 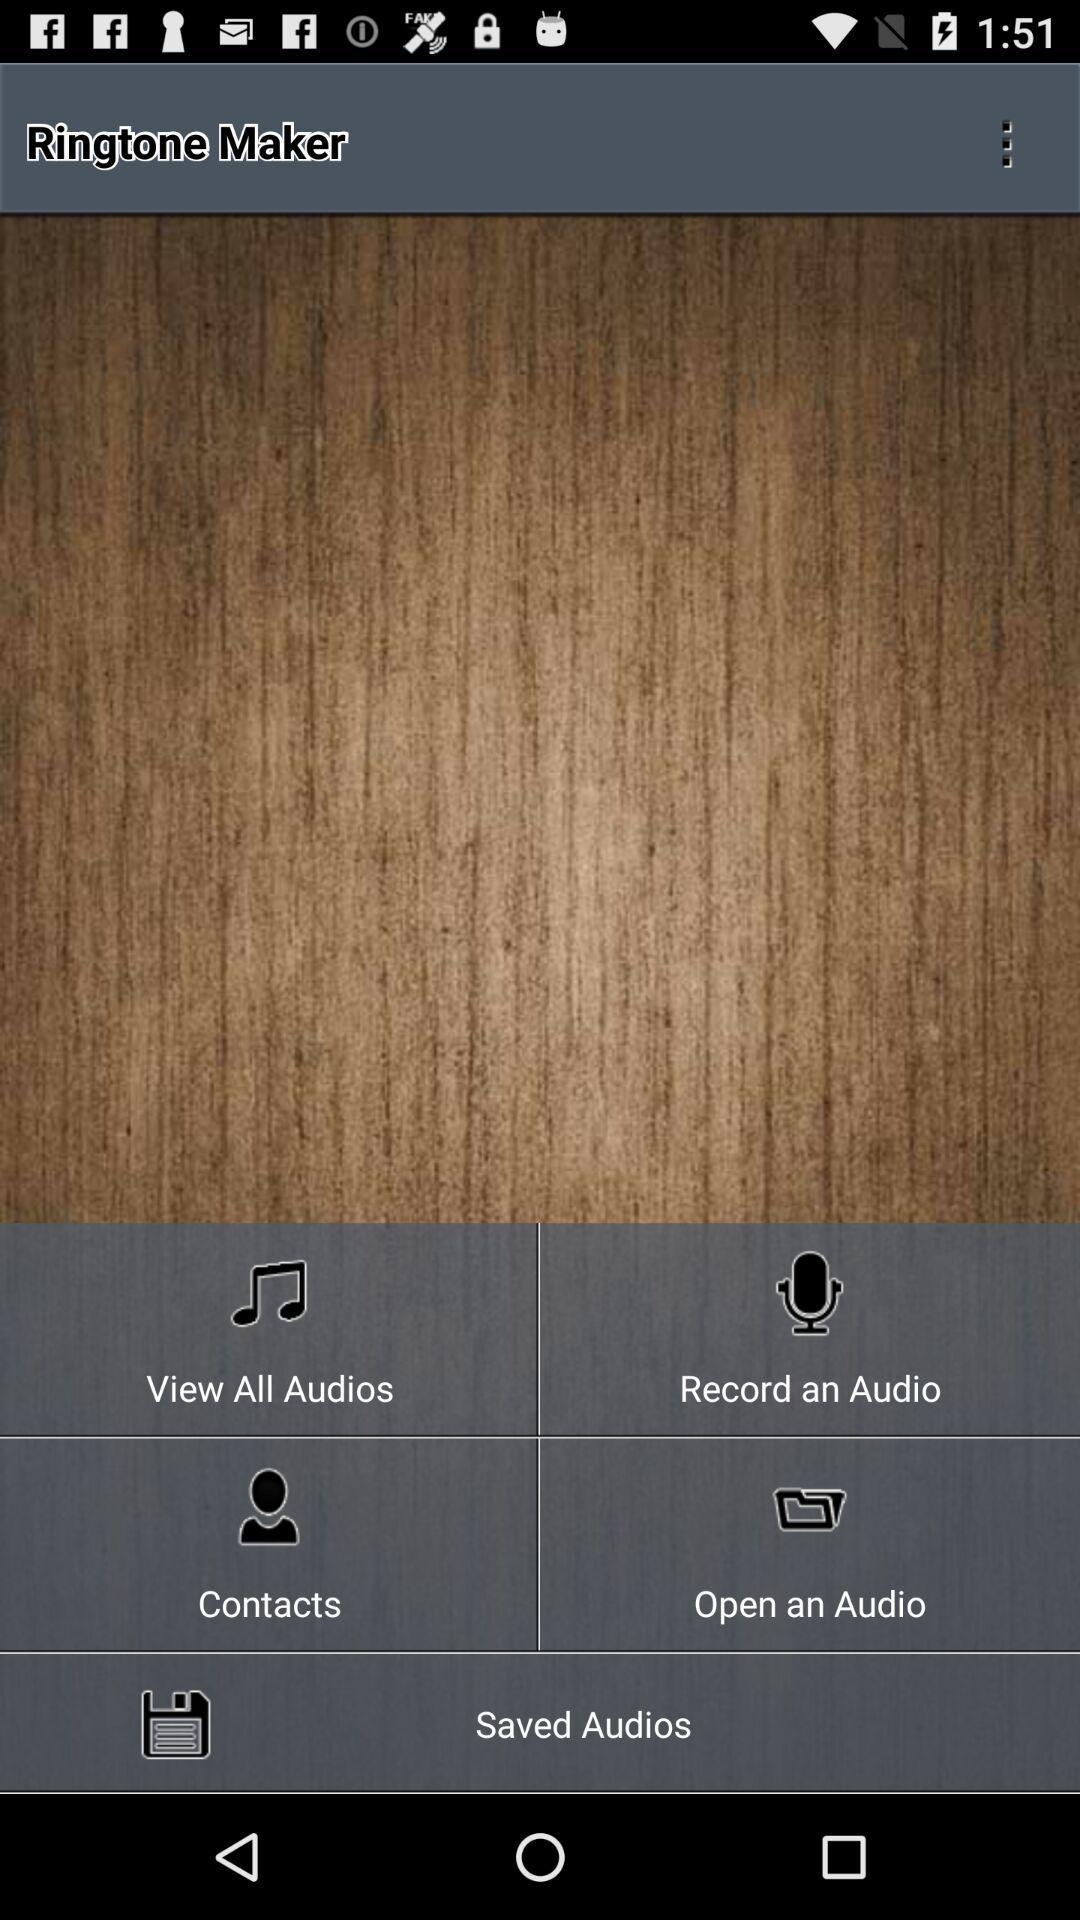 I want to click on the icon above the saved audios button, so click(x=270, y=1545).